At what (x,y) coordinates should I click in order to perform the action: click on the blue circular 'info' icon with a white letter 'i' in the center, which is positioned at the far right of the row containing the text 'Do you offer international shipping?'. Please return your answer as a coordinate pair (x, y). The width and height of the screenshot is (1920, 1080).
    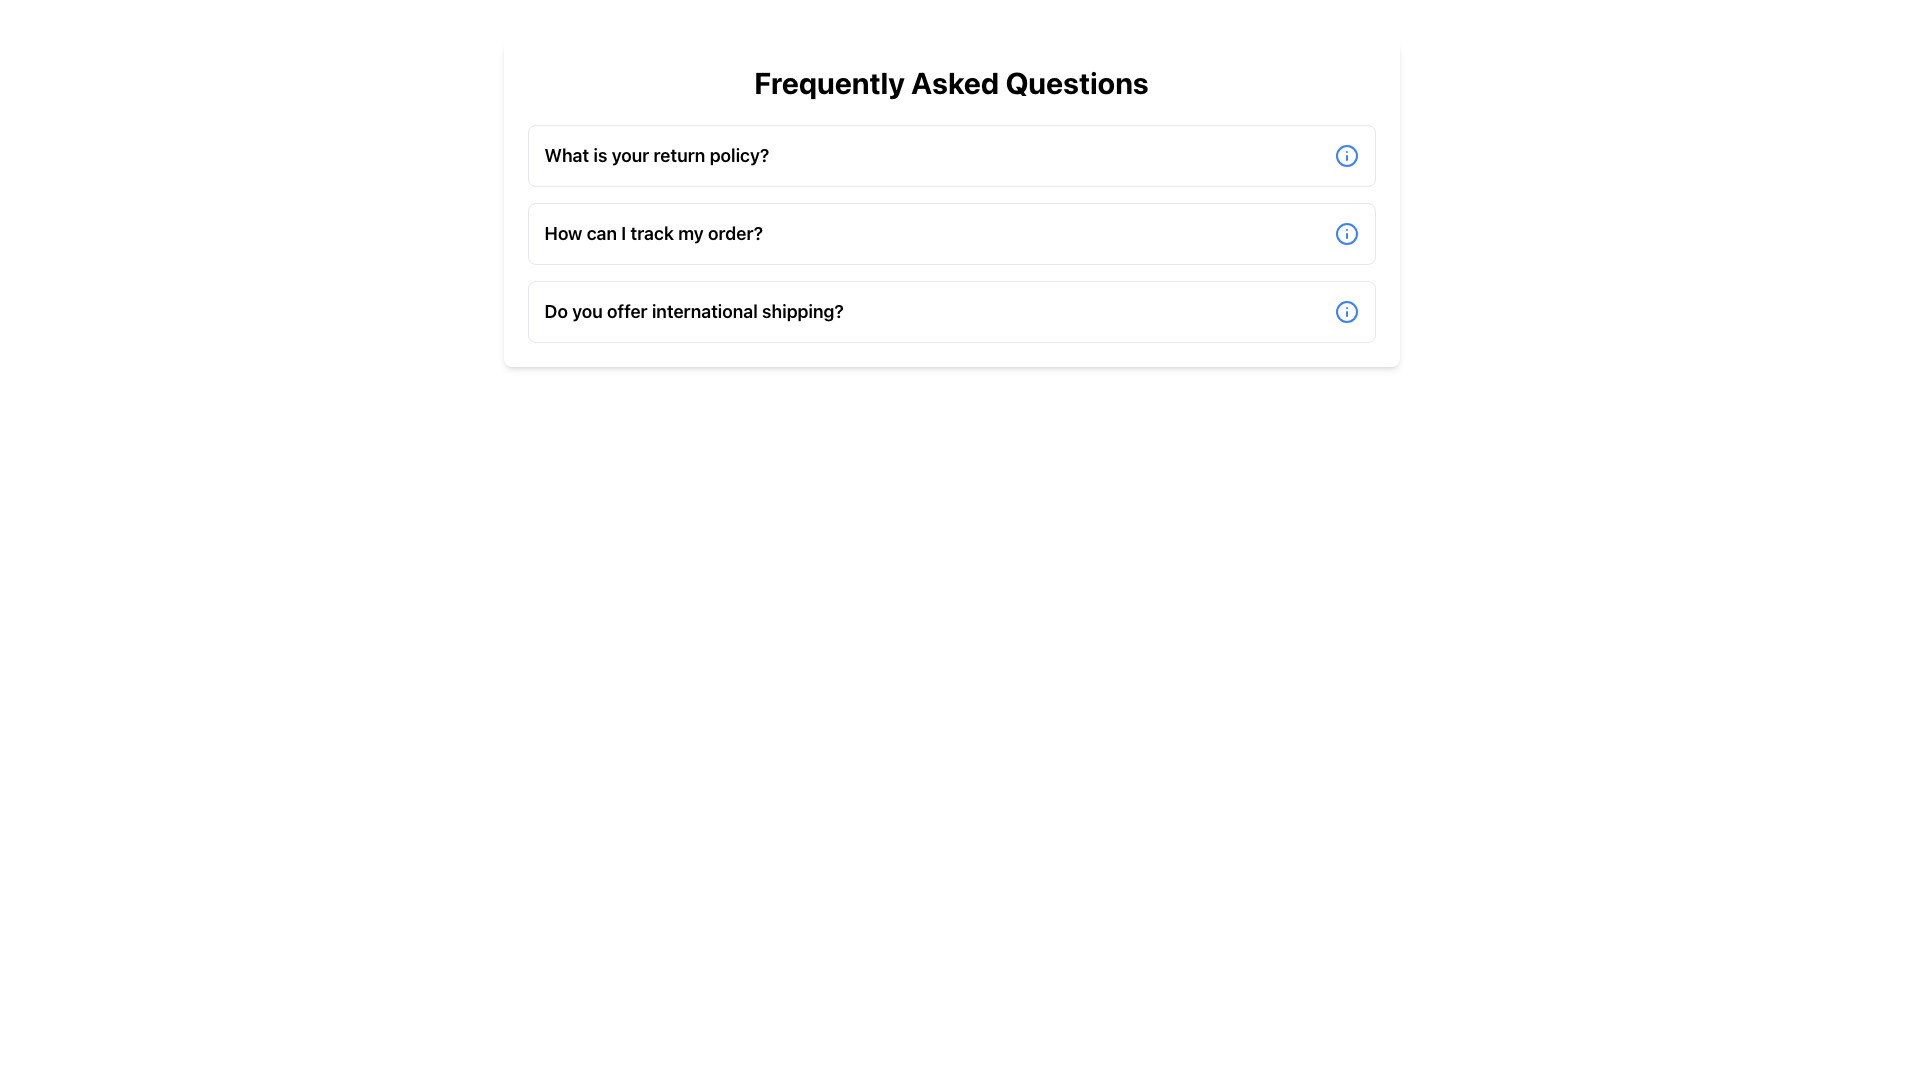
    Looking at the image, I should click on (1346, 312).